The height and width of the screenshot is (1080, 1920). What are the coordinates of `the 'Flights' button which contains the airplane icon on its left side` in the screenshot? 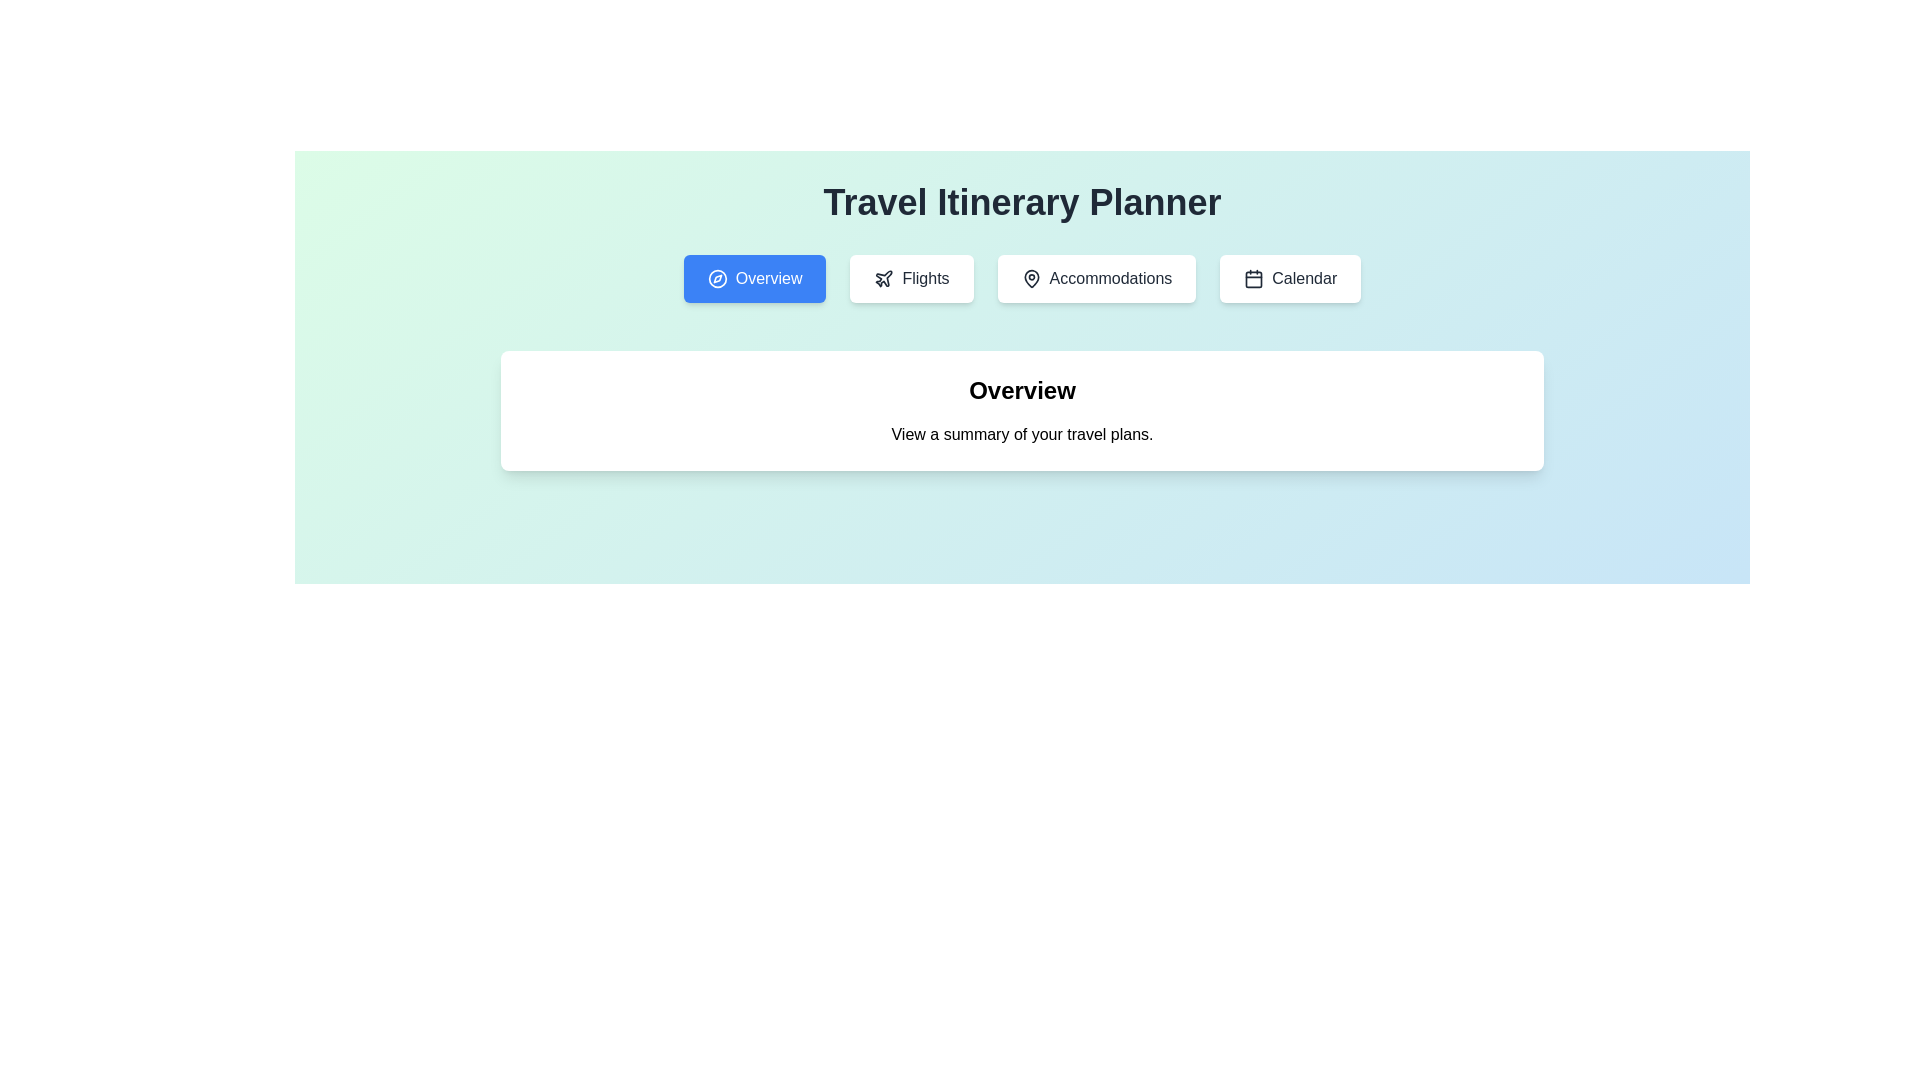 It's located at (882, 278).